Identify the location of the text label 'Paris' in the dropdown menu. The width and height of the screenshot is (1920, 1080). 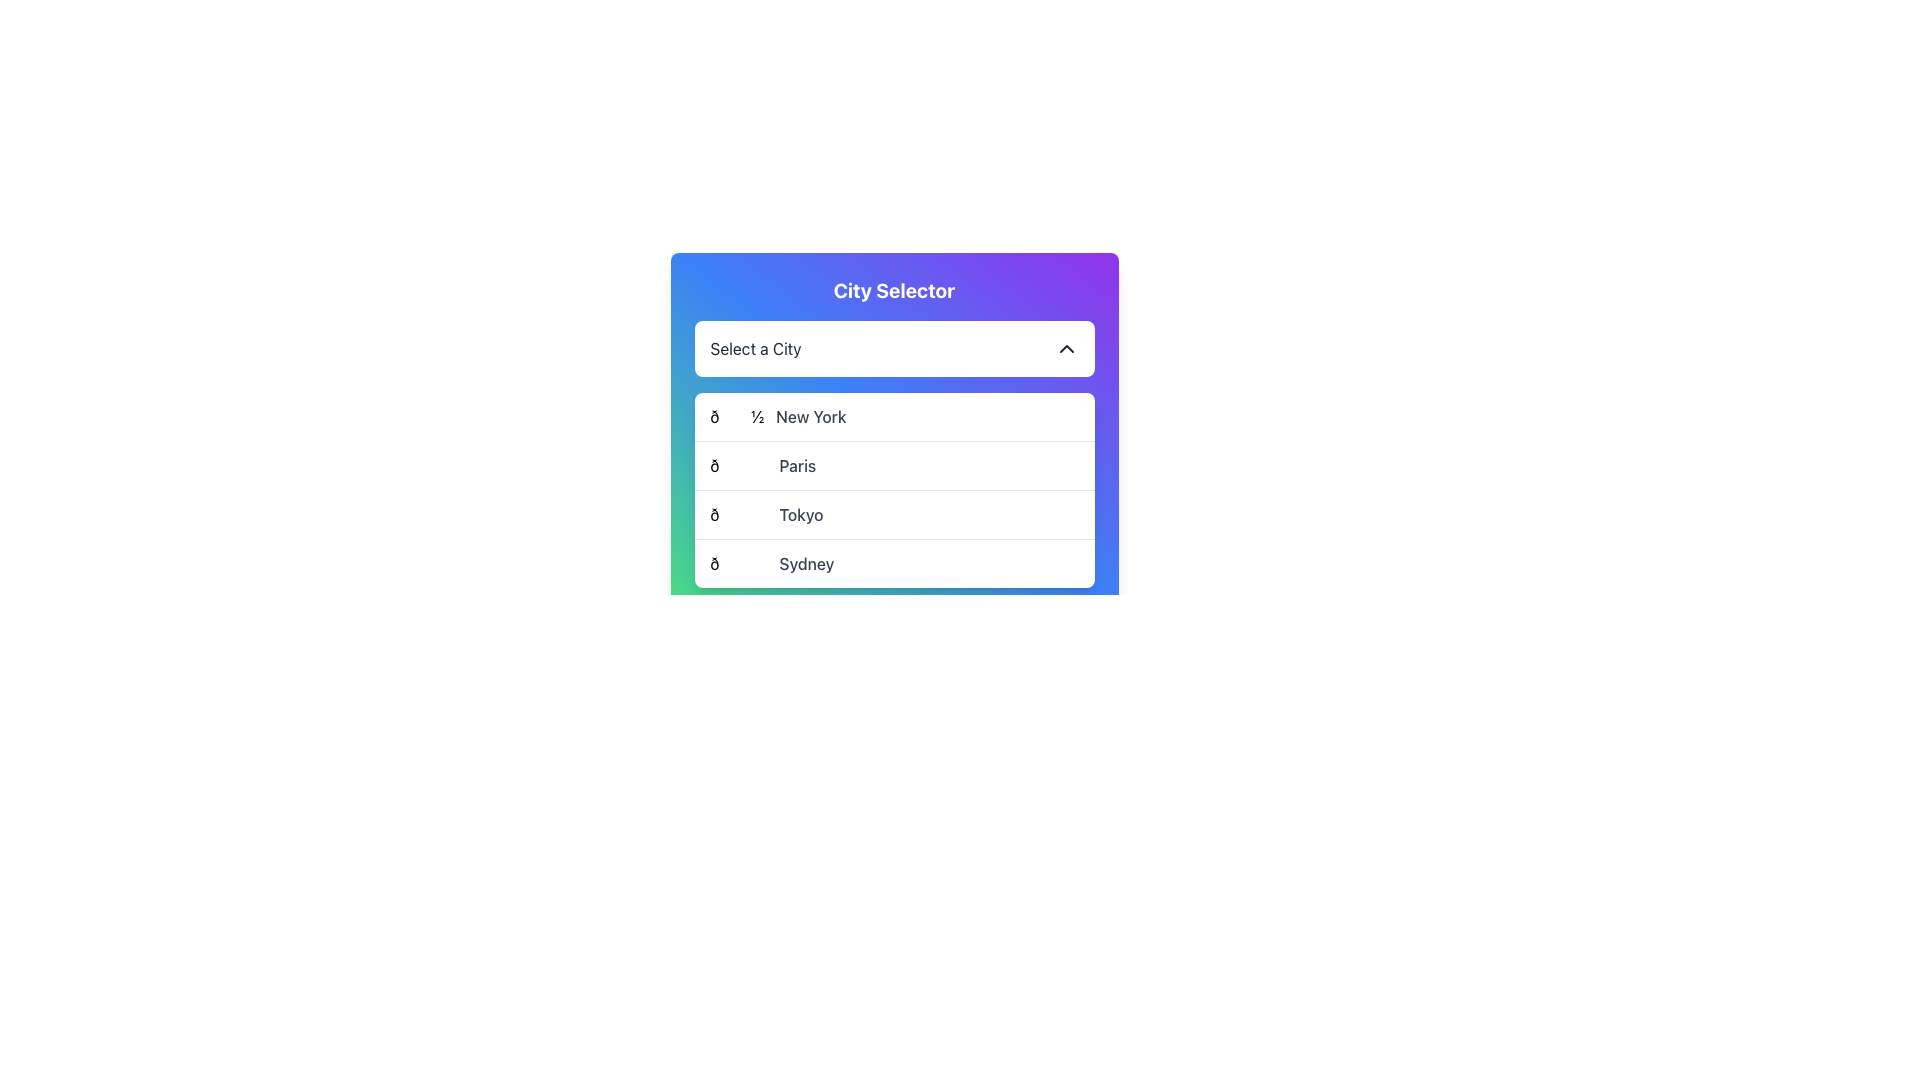
(796, 466).